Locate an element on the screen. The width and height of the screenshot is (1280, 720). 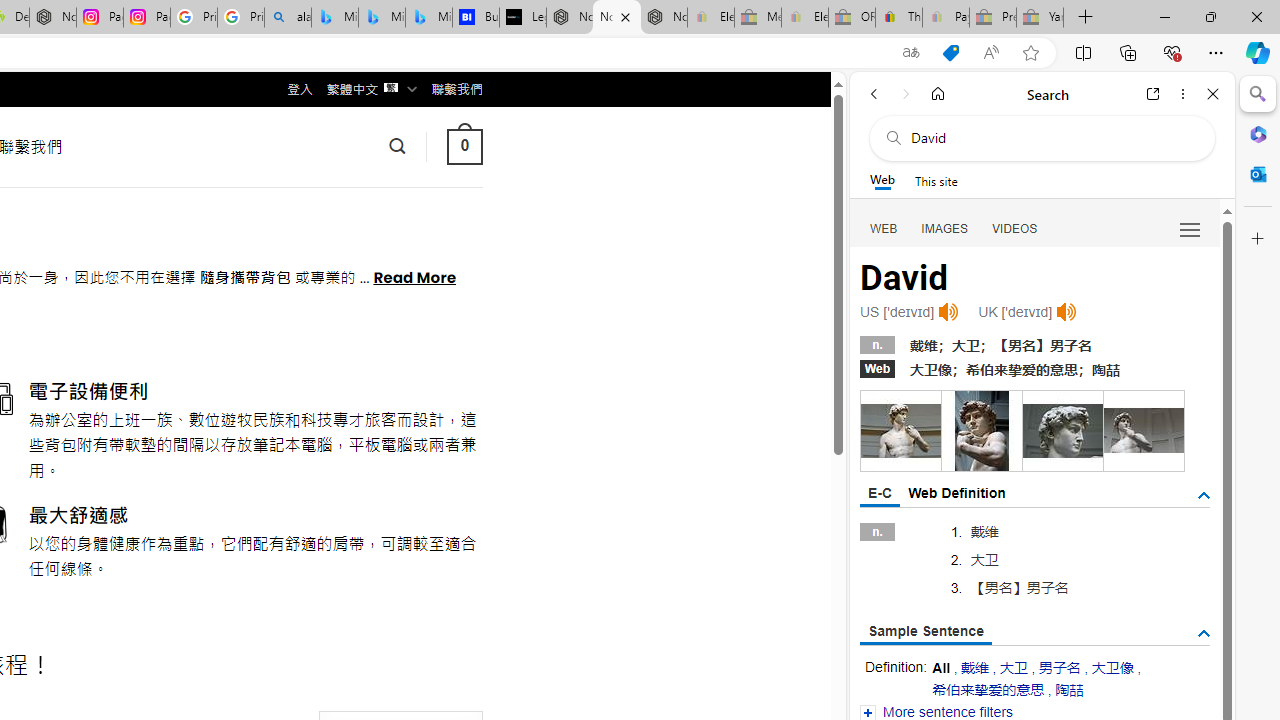
'  0  ' is located at coordinates (463, 145).